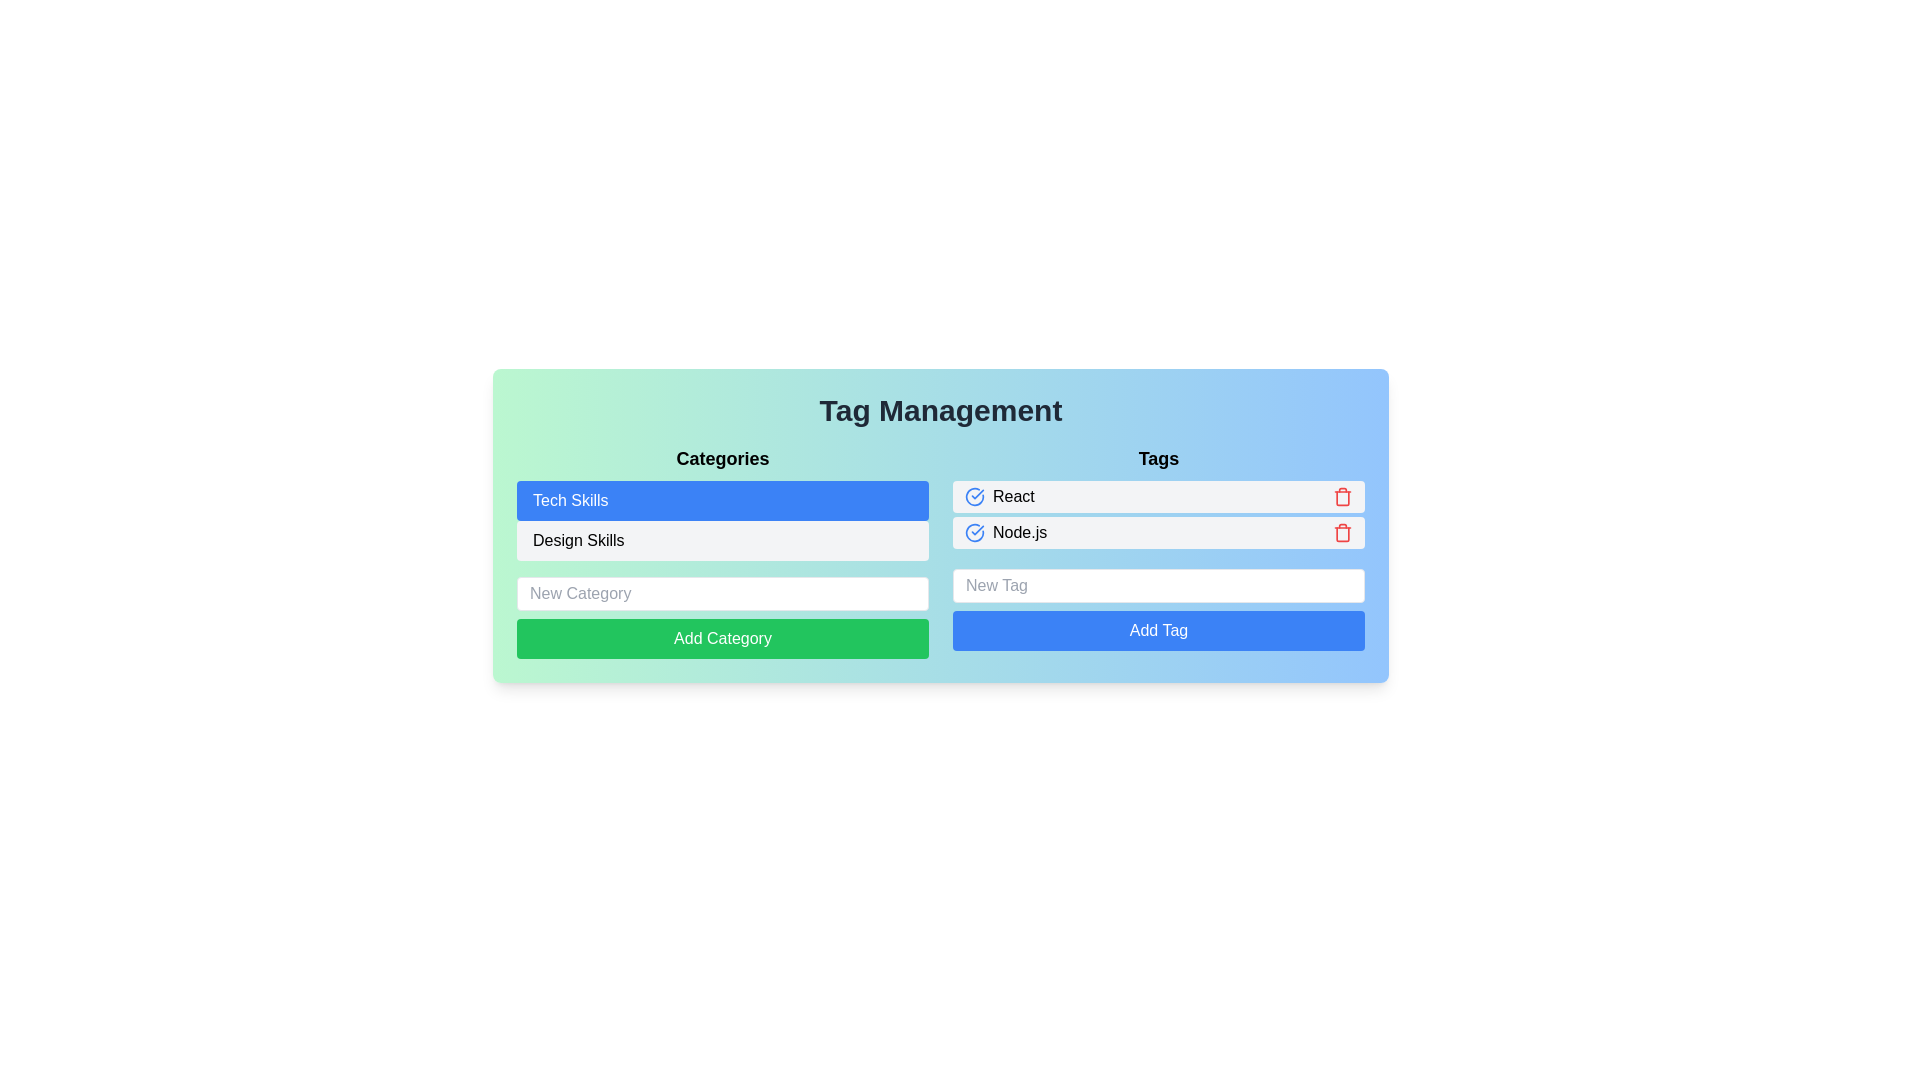 This screenshot has height=1080, width=1920. Describe the element at coordinates (1343, 496) in the screenshot. I see `the trash bin icon located next to the 'React' tag in the right-hand section titled 'Tags'` at that location.